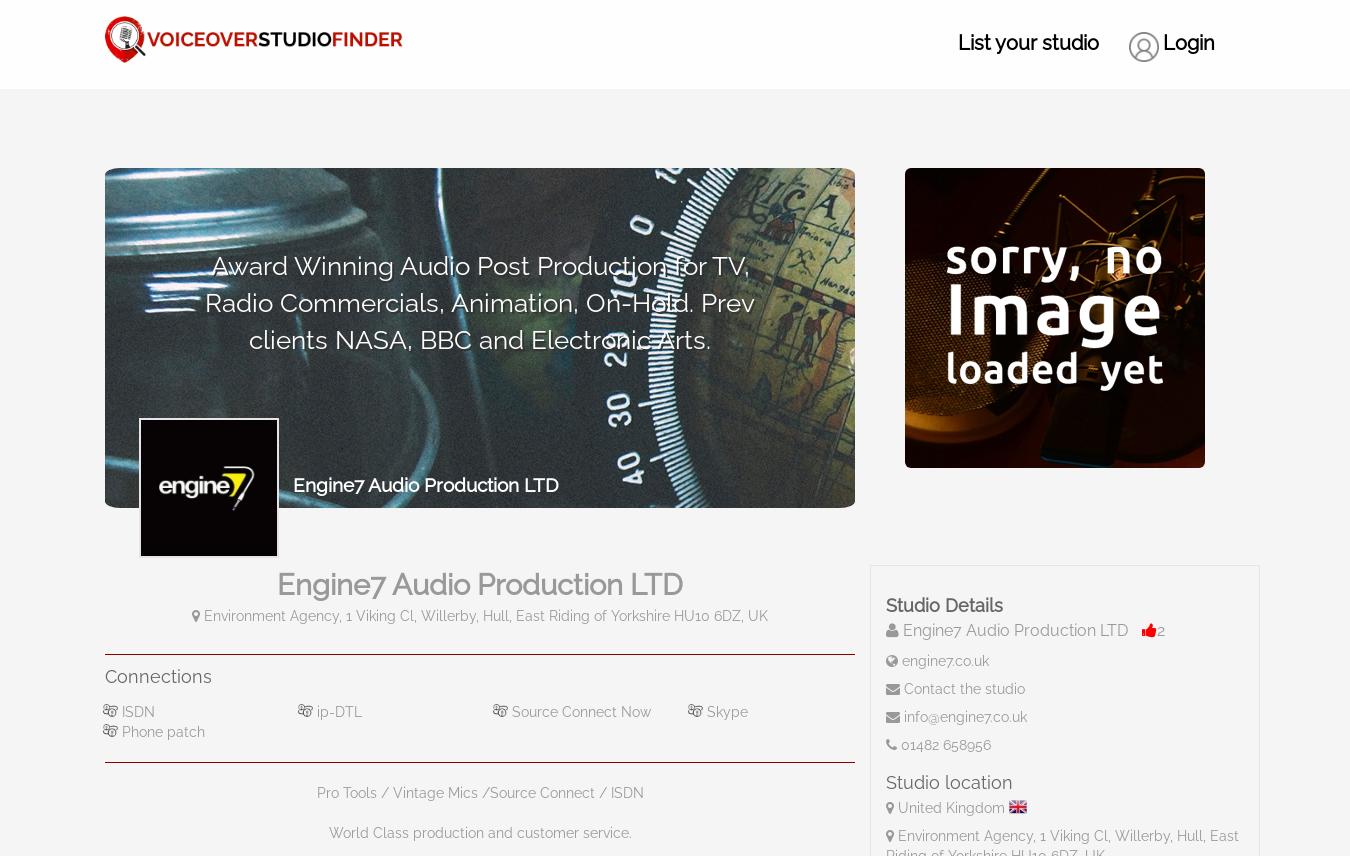 This screenshot has width=1350, height=856. Describe the element at coordinates (478, 791) in the screenshot. I see `'Pro Tools / Vintage Mics /Source Connect / ISDN'` at that location.